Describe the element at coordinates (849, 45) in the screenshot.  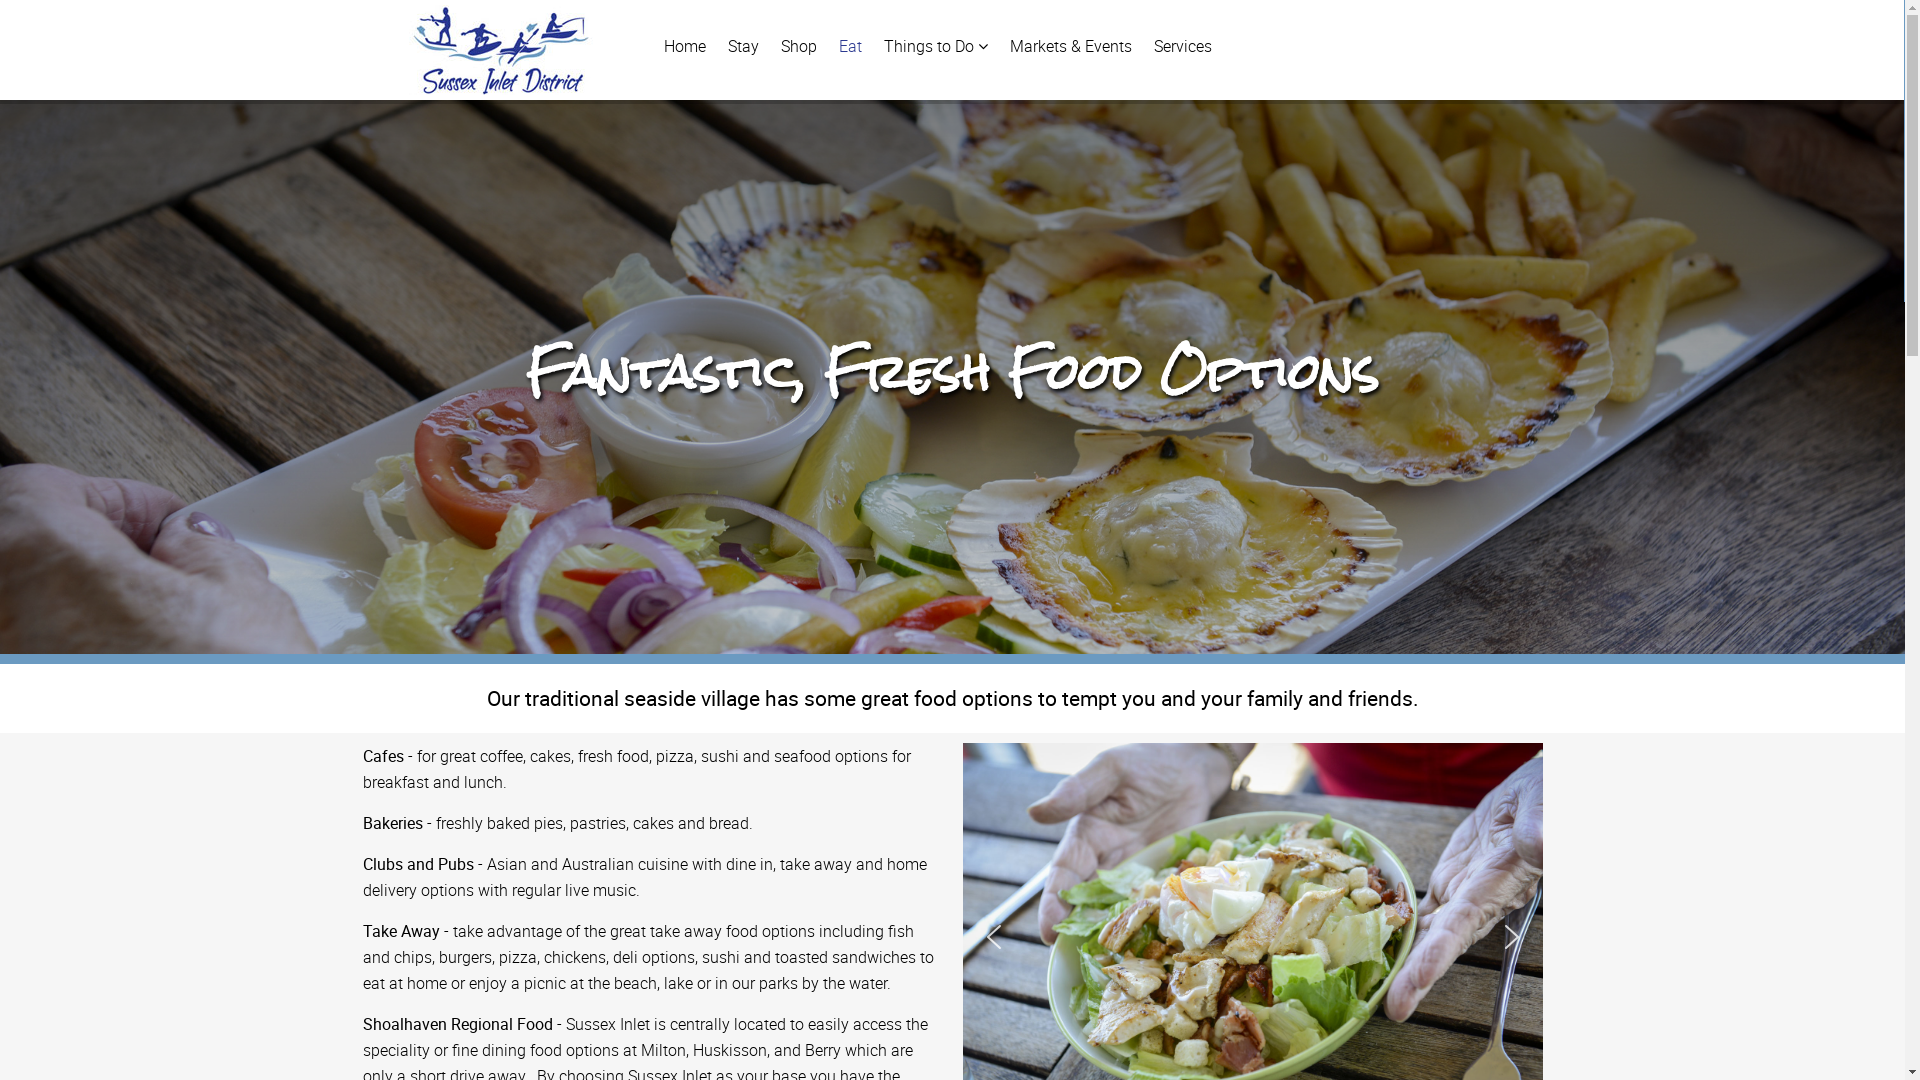
I see `'Eat'` at that location.